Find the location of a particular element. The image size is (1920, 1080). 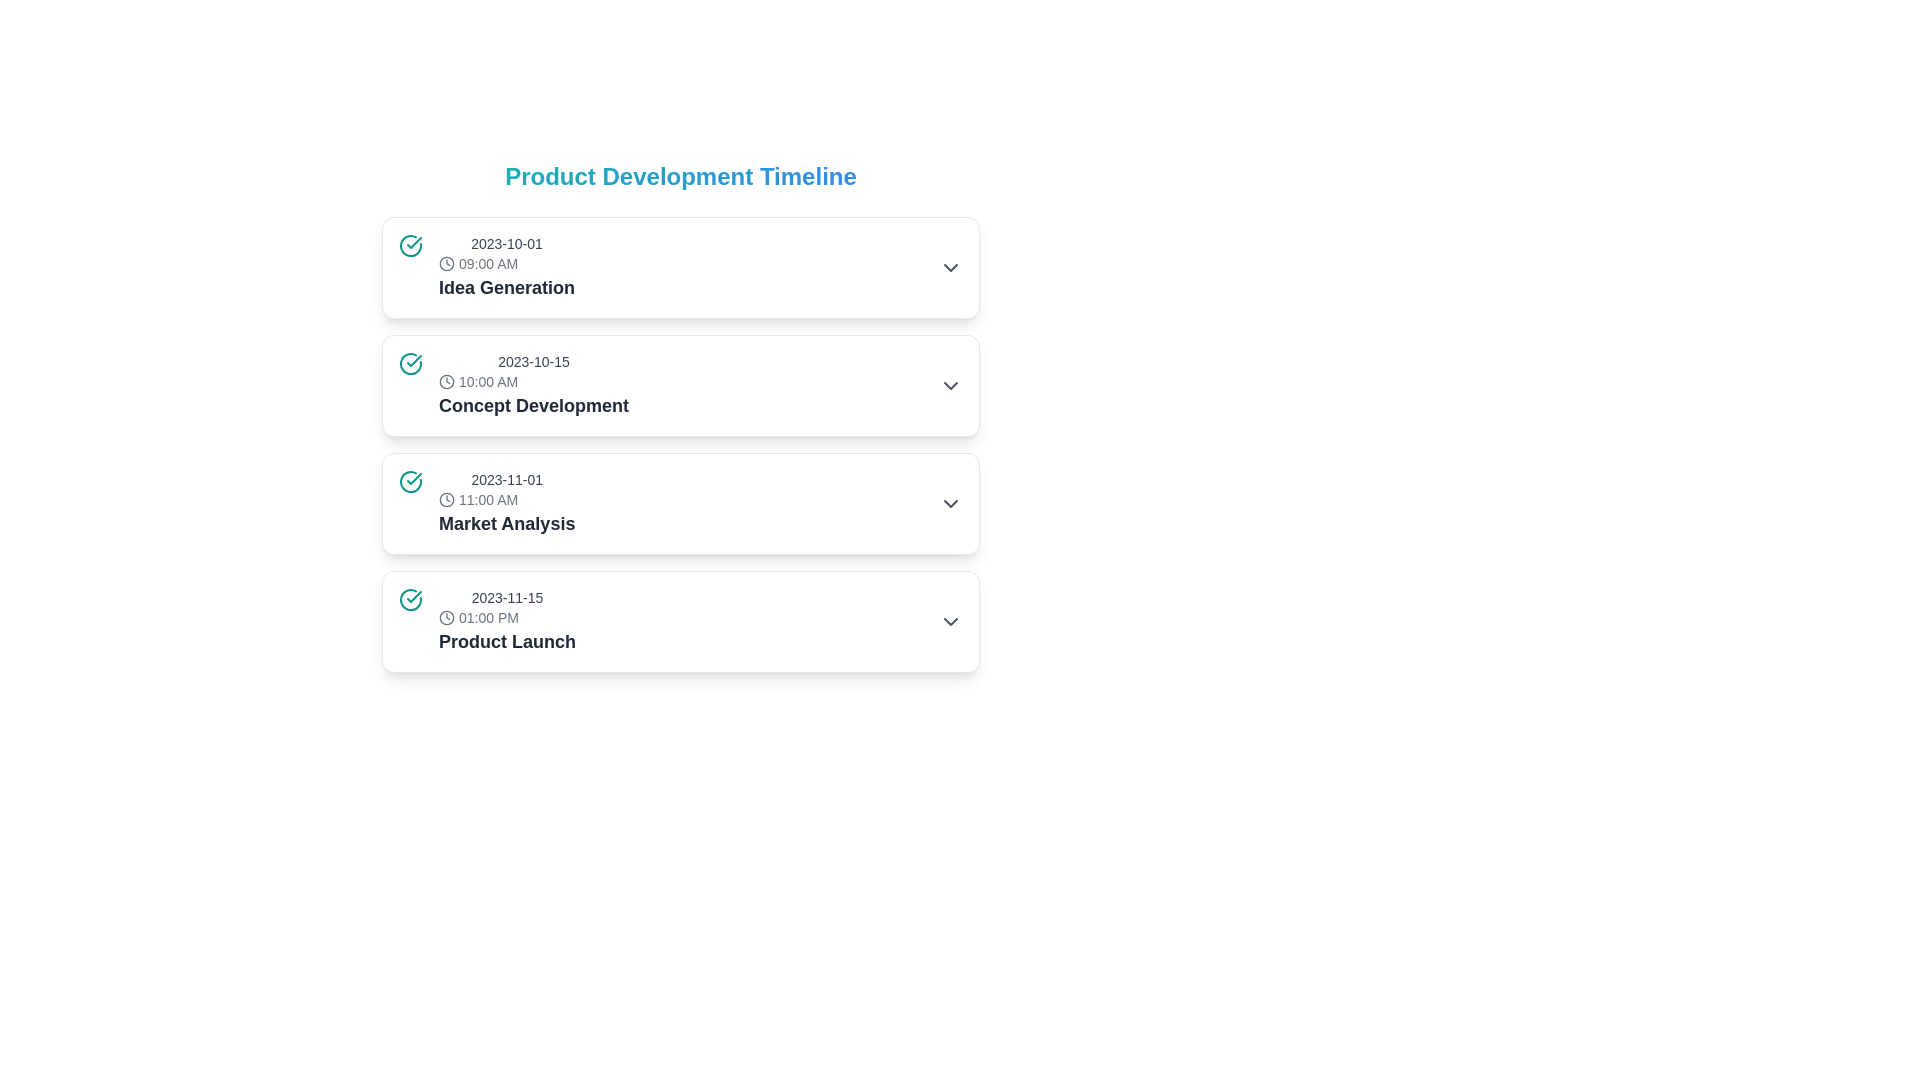

the clock icon representing the starting time of the 'Idea Generation' event located at the top left of the '09:00 AM' timestamp in the first card is located at coordinates (445, 262).